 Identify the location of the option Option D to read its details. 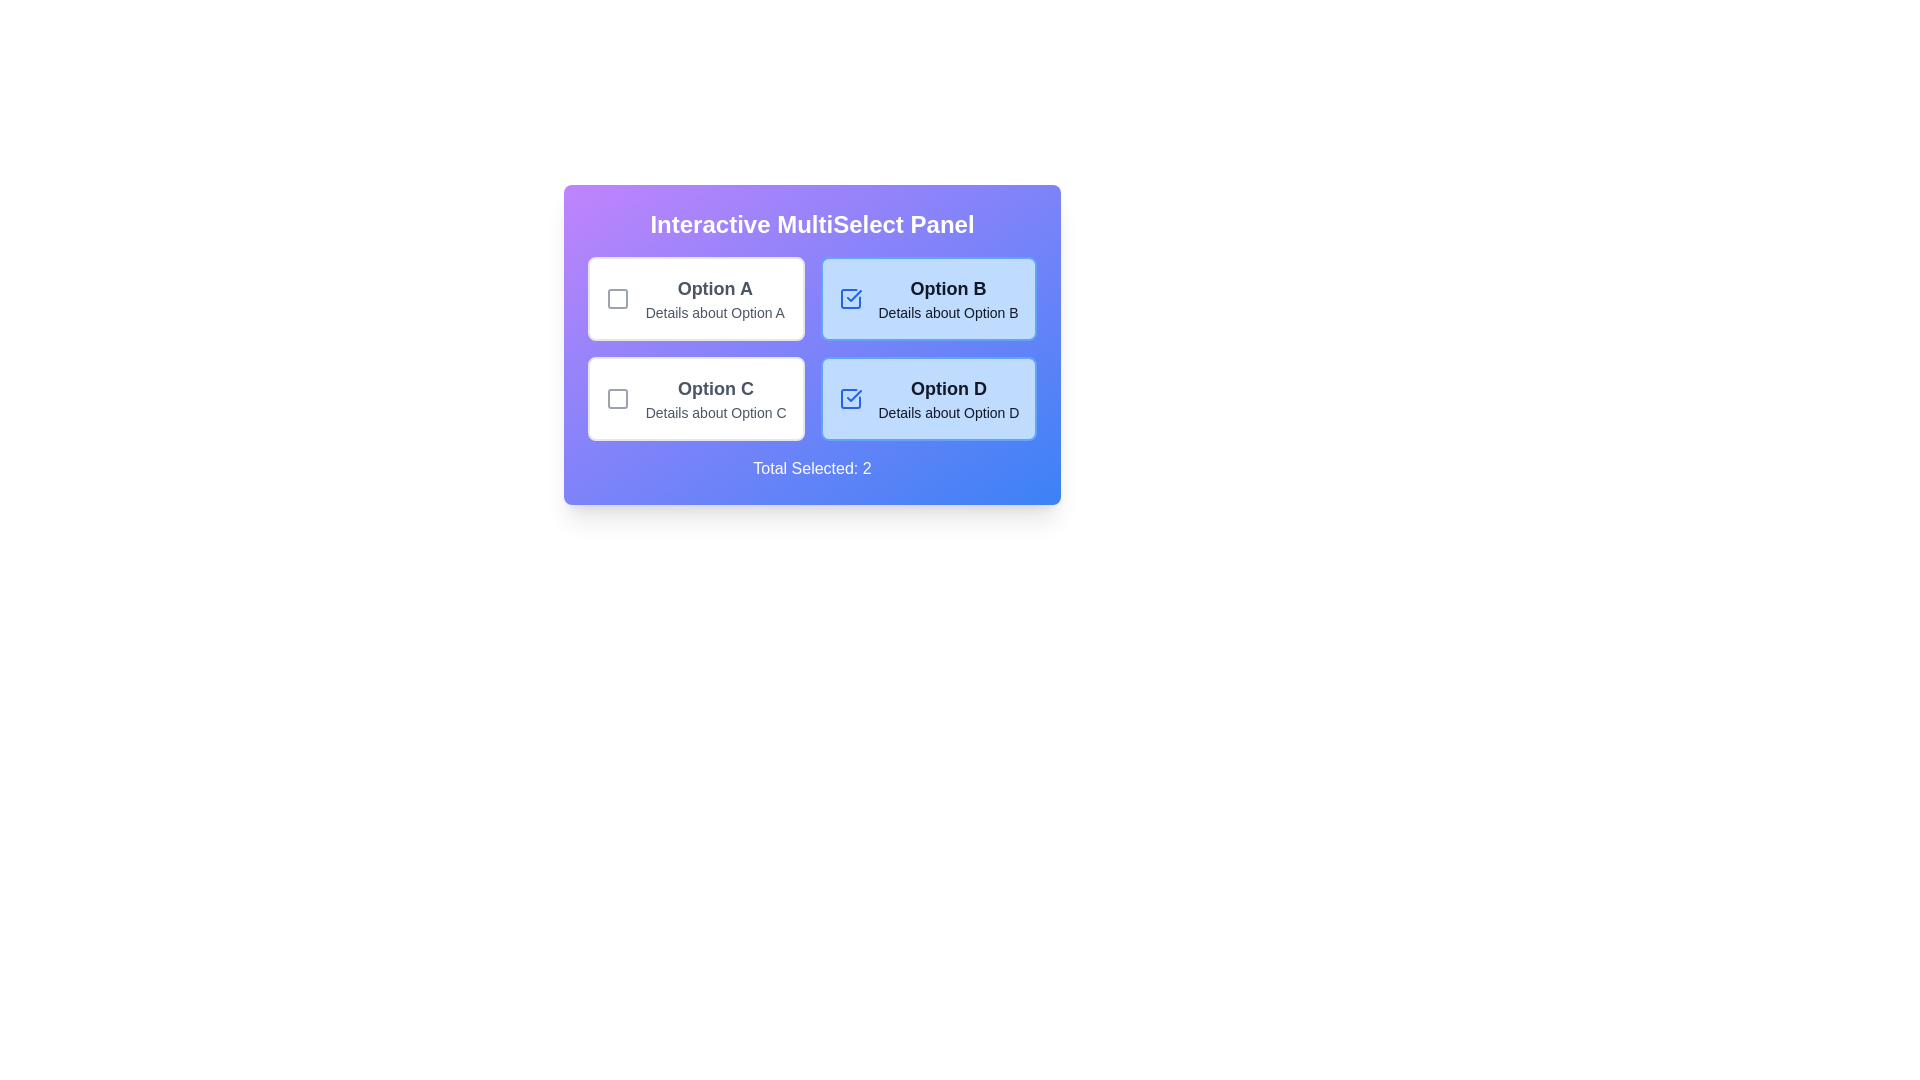
(927, 398).